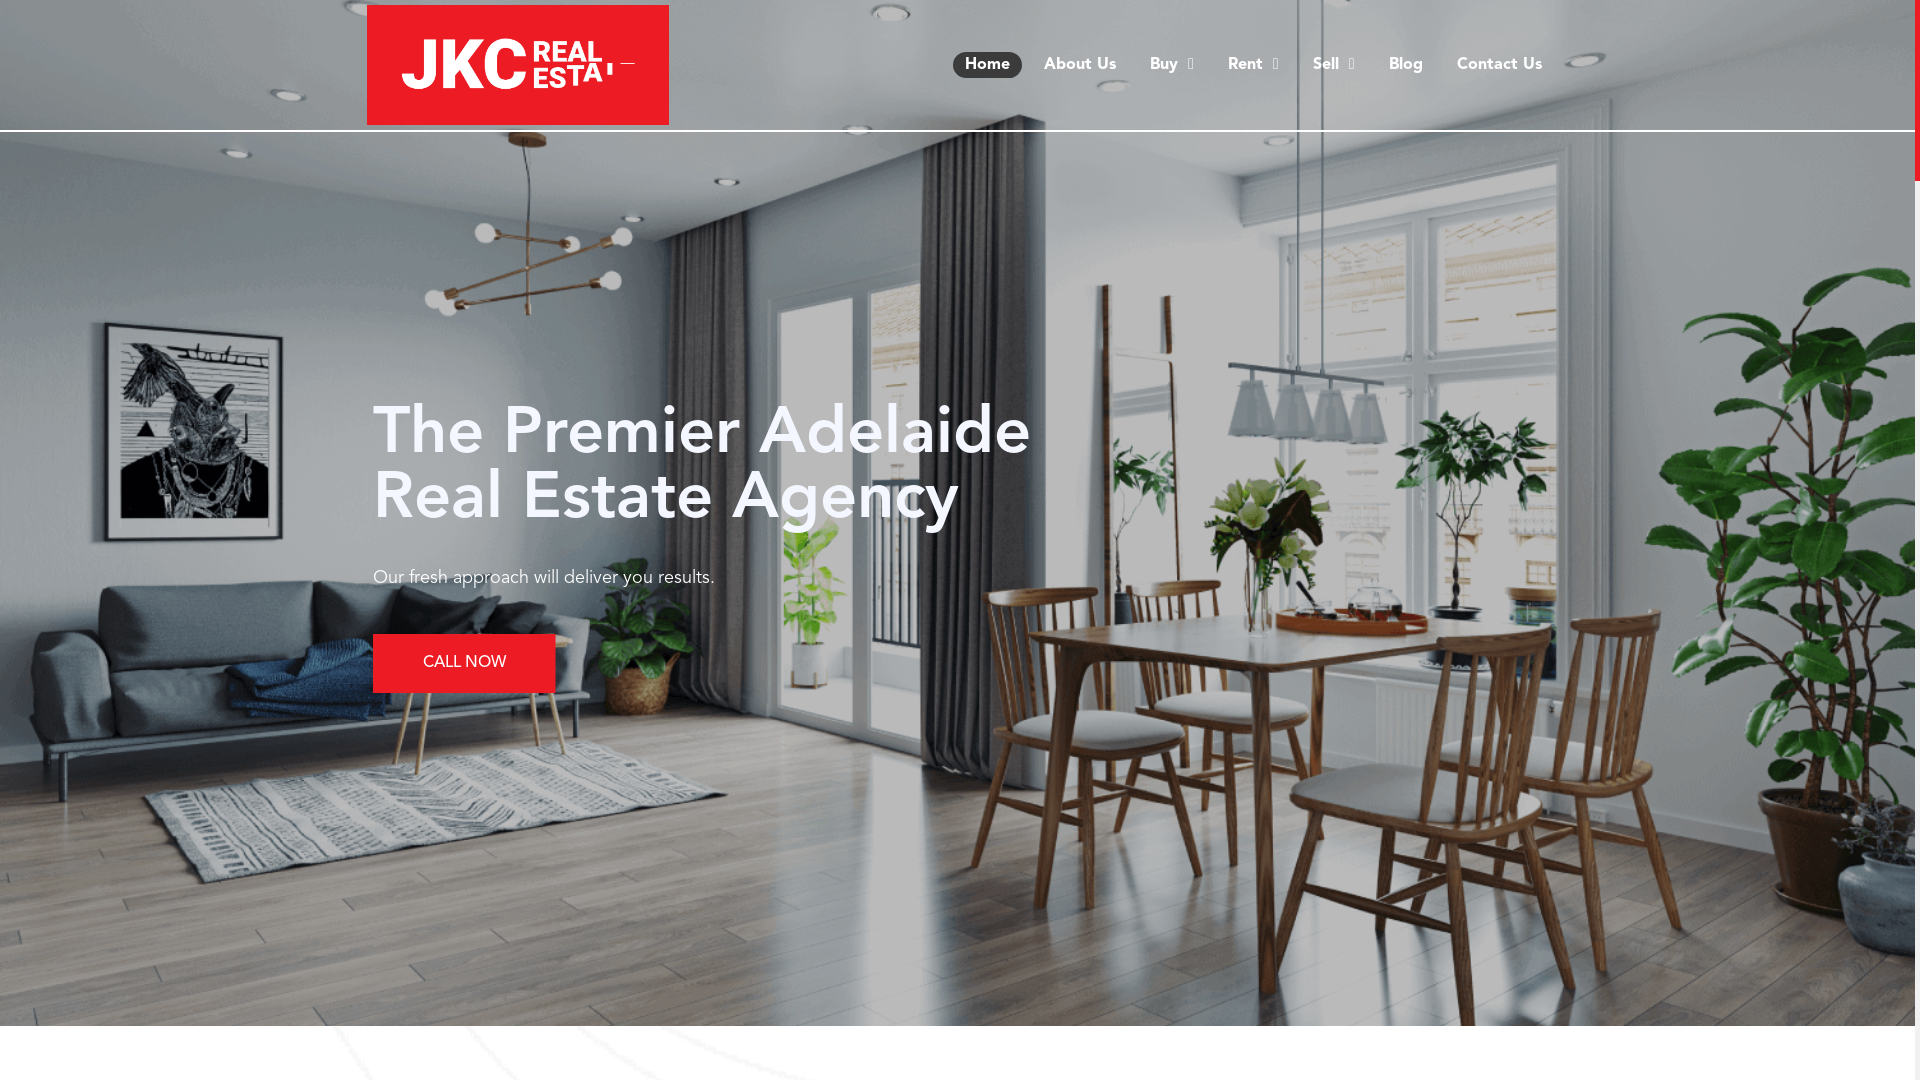 The width and height of the screenshot is (1920, 1080). Describe the element at coordinates (462, 663) in the screenshot. I see `'CALL NOW'` at that location.